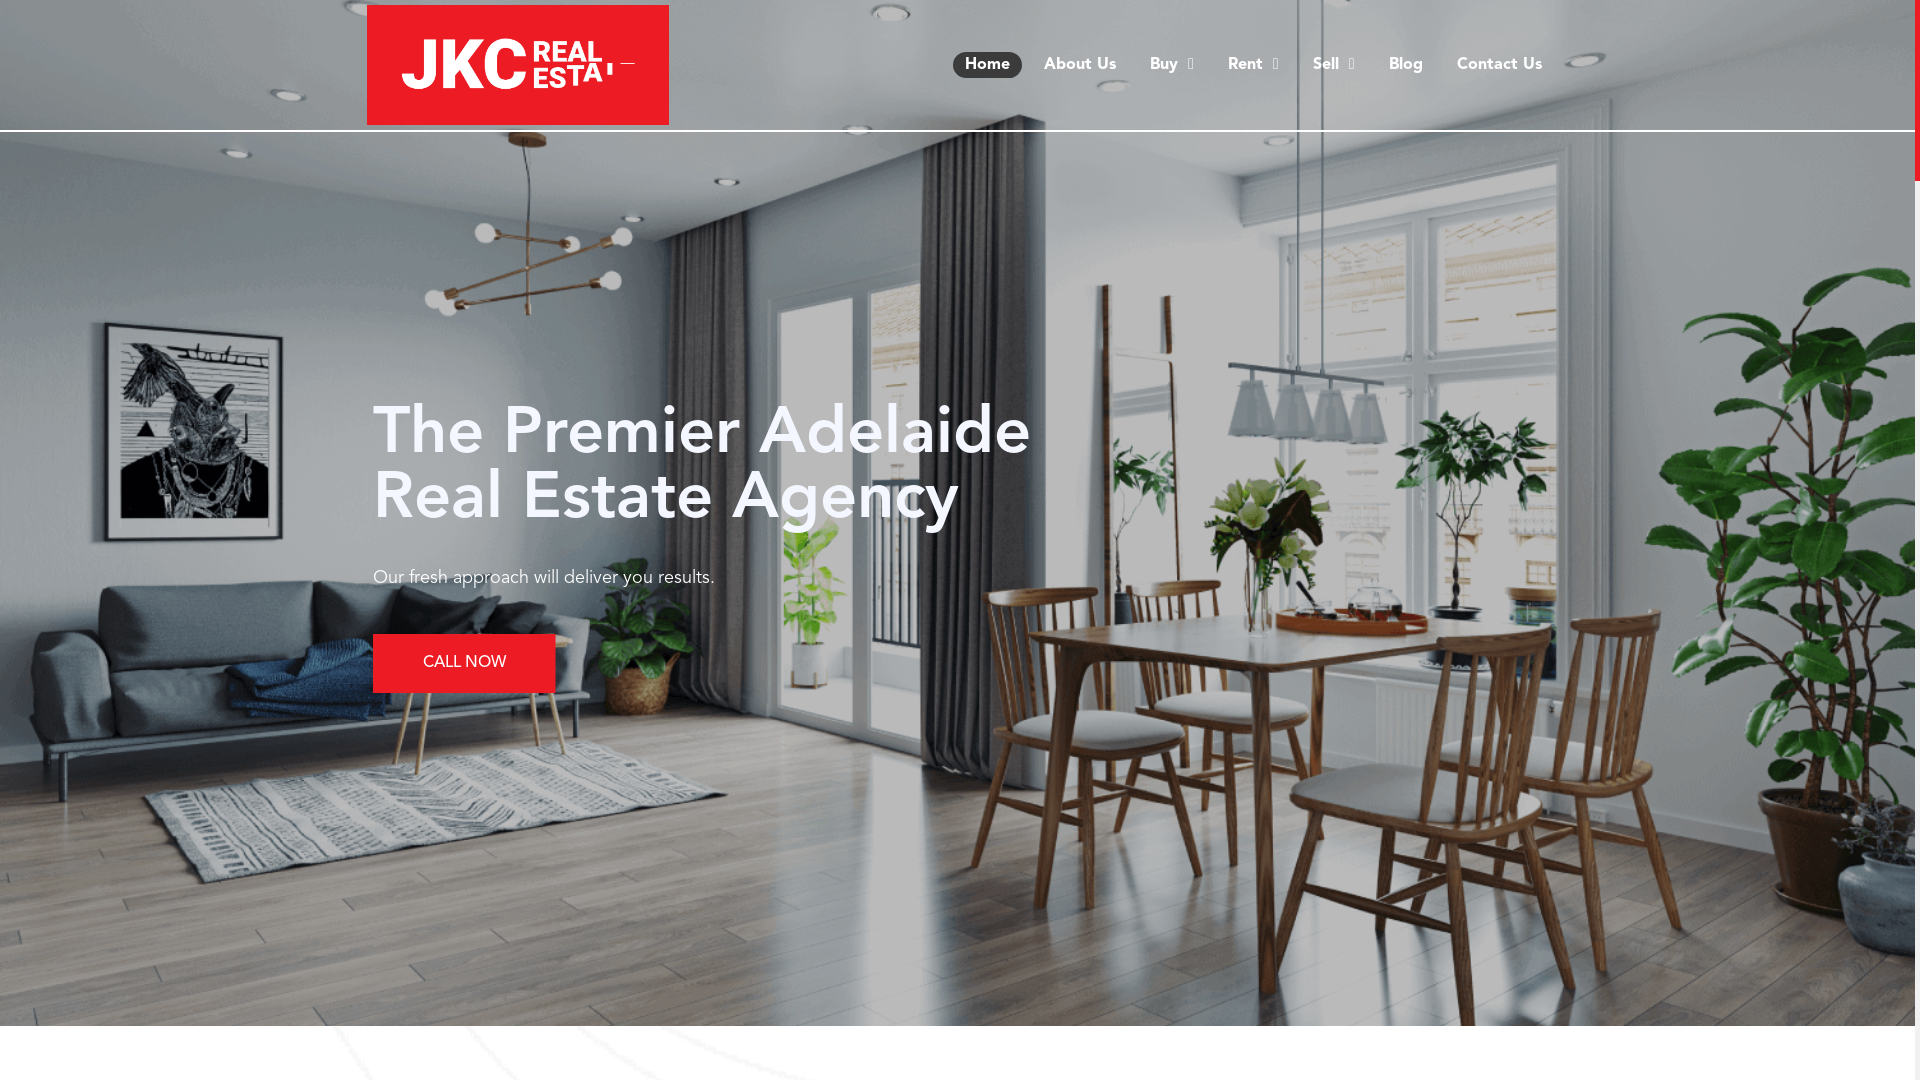 The width and height of the screenshot is (1920, 1080). Describe the element at coordinates (462, 663) in the screenshot. I see `'CALL NOW'` at that location.